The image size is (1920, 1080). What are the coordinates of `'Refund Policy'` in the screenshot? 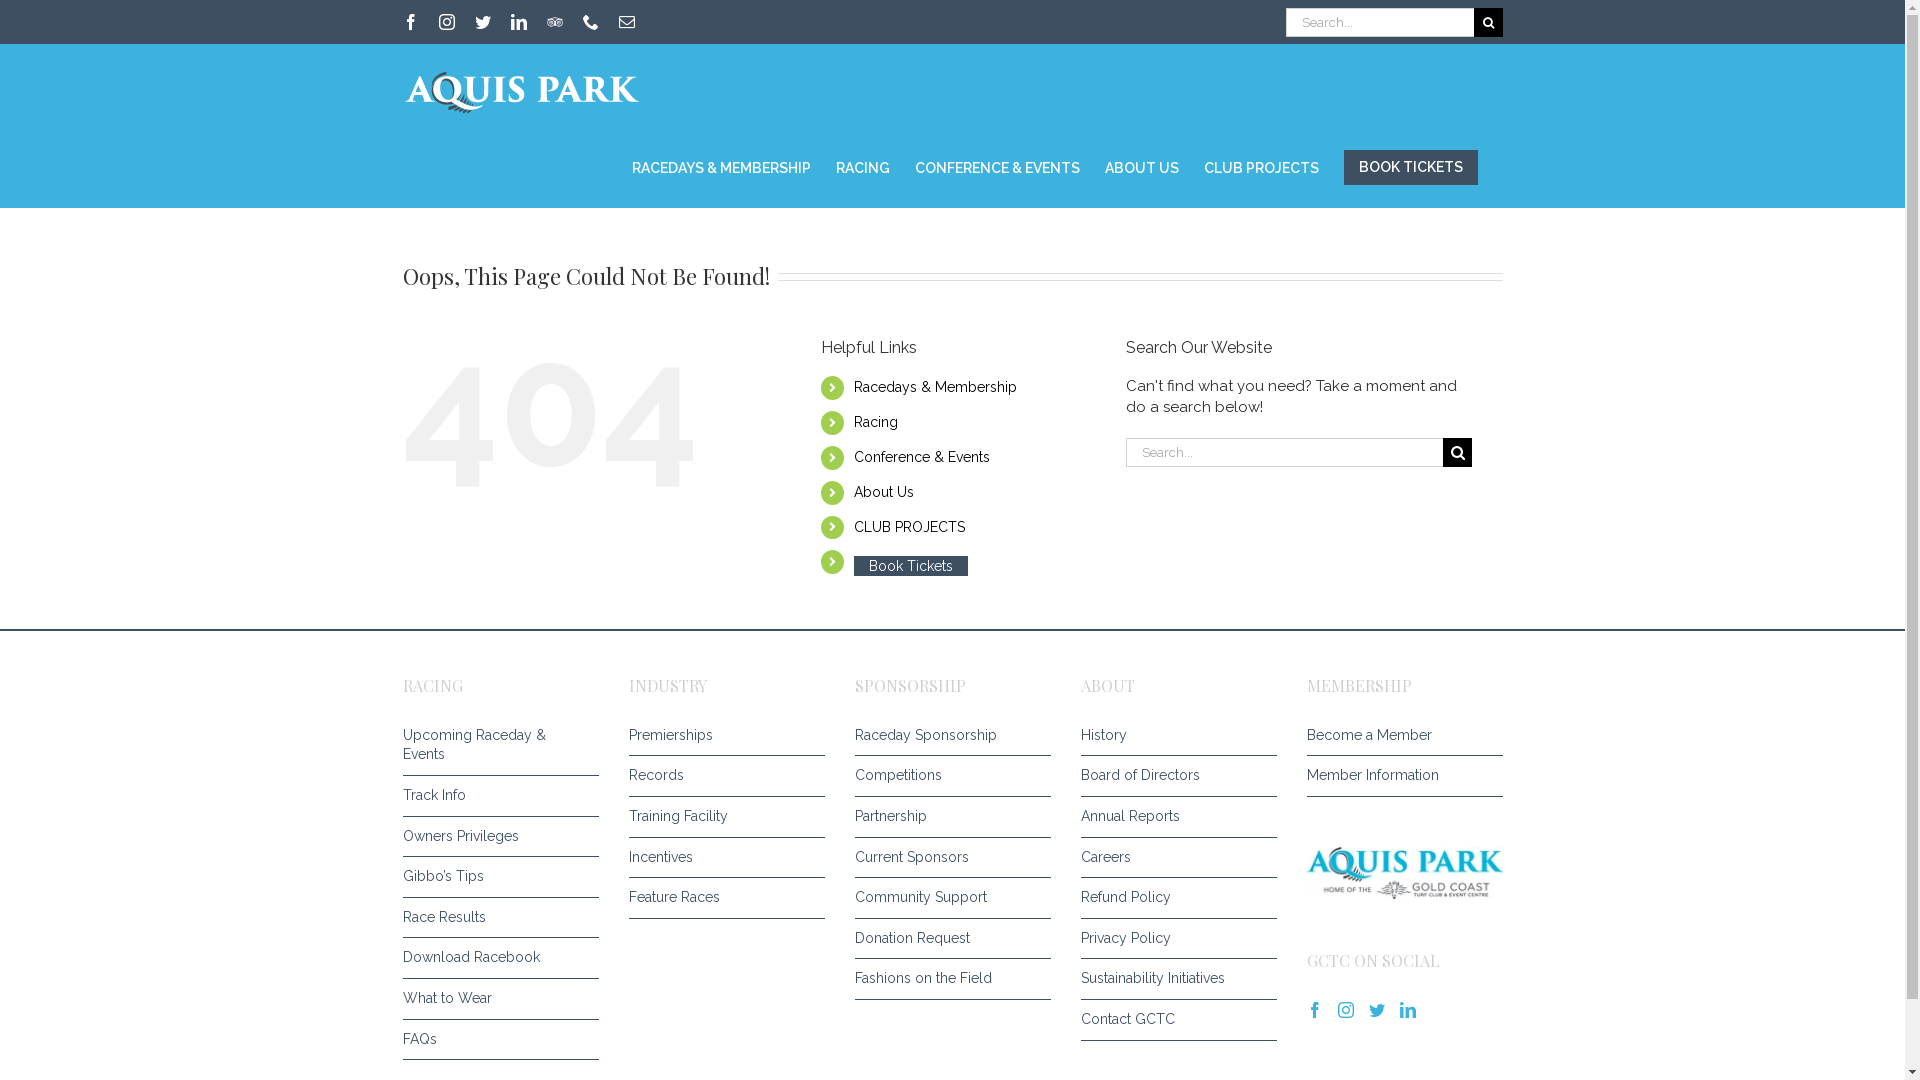 It's located at (1079, 897).